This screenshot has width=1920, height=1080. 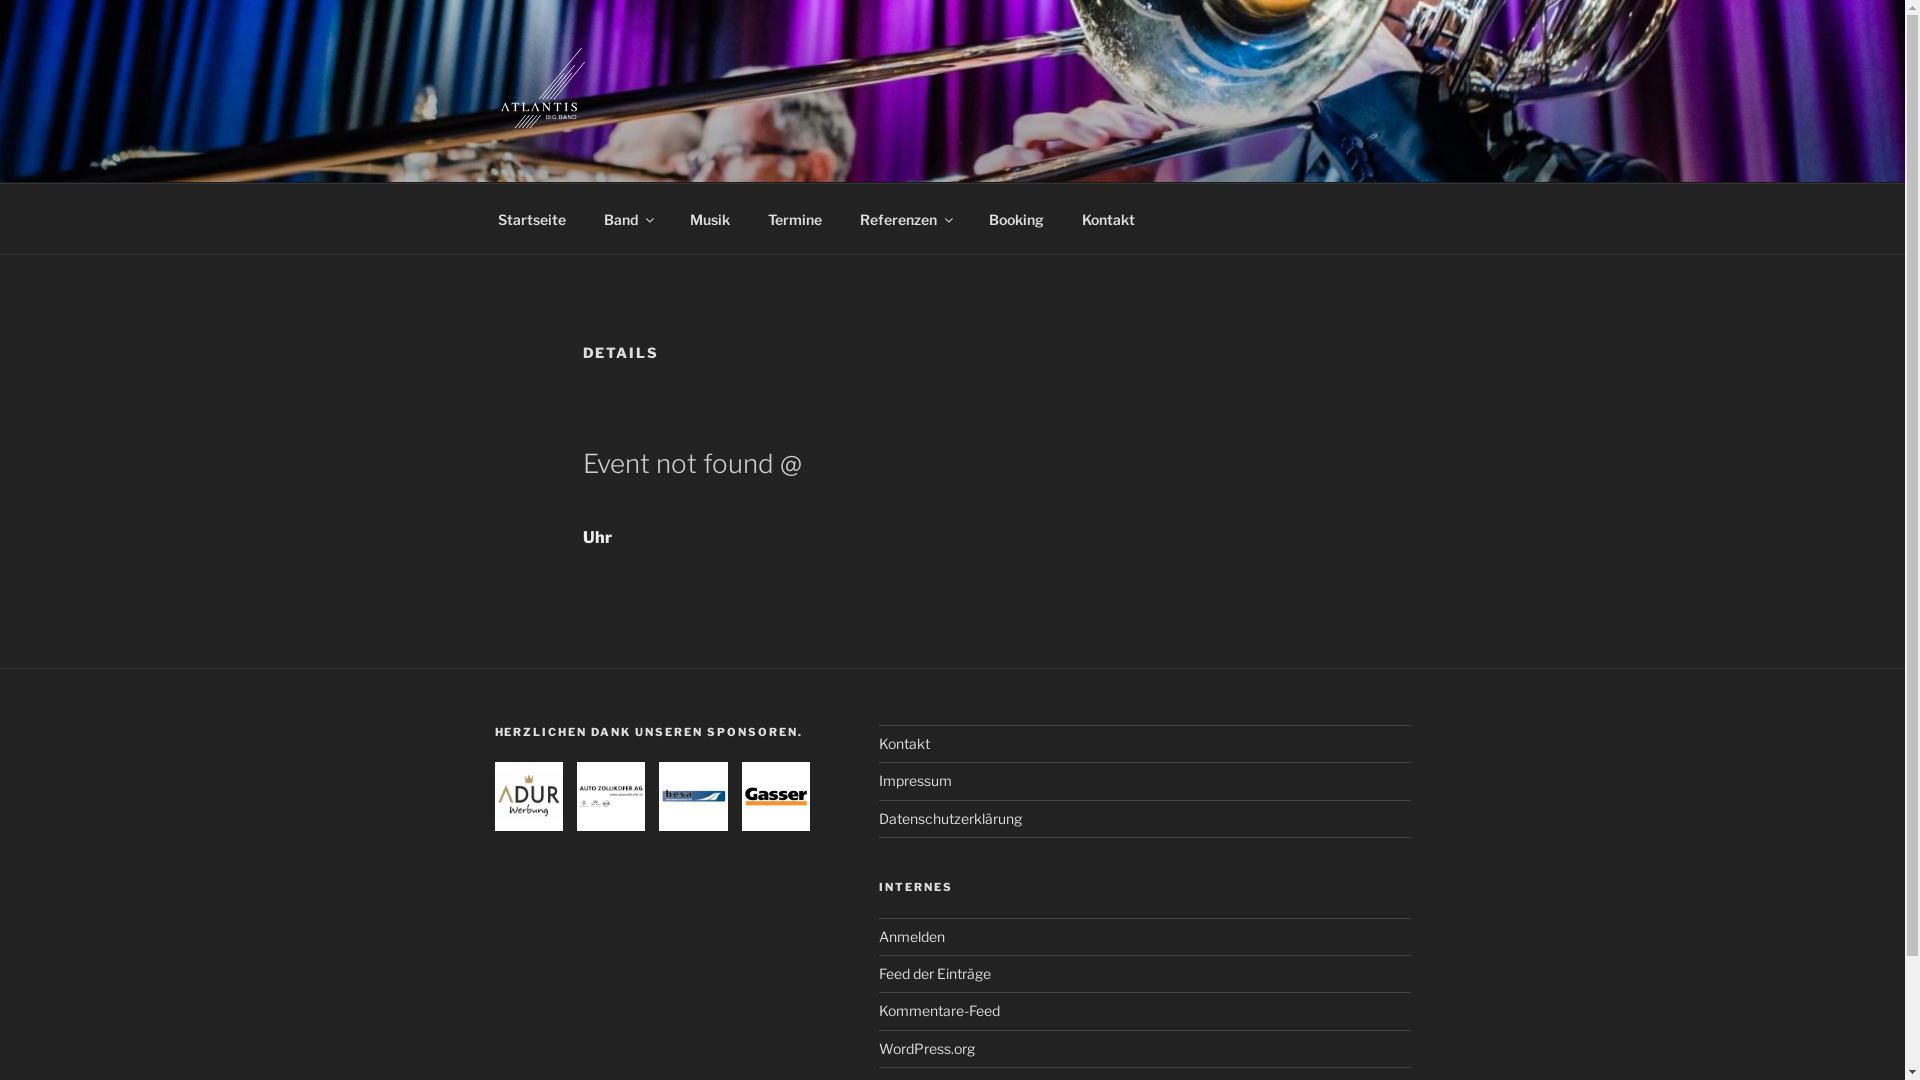 What do you see at coordinates (911, 936) in the screenshot?
I see `'Anmelden'` at bounding box center [911, 936].